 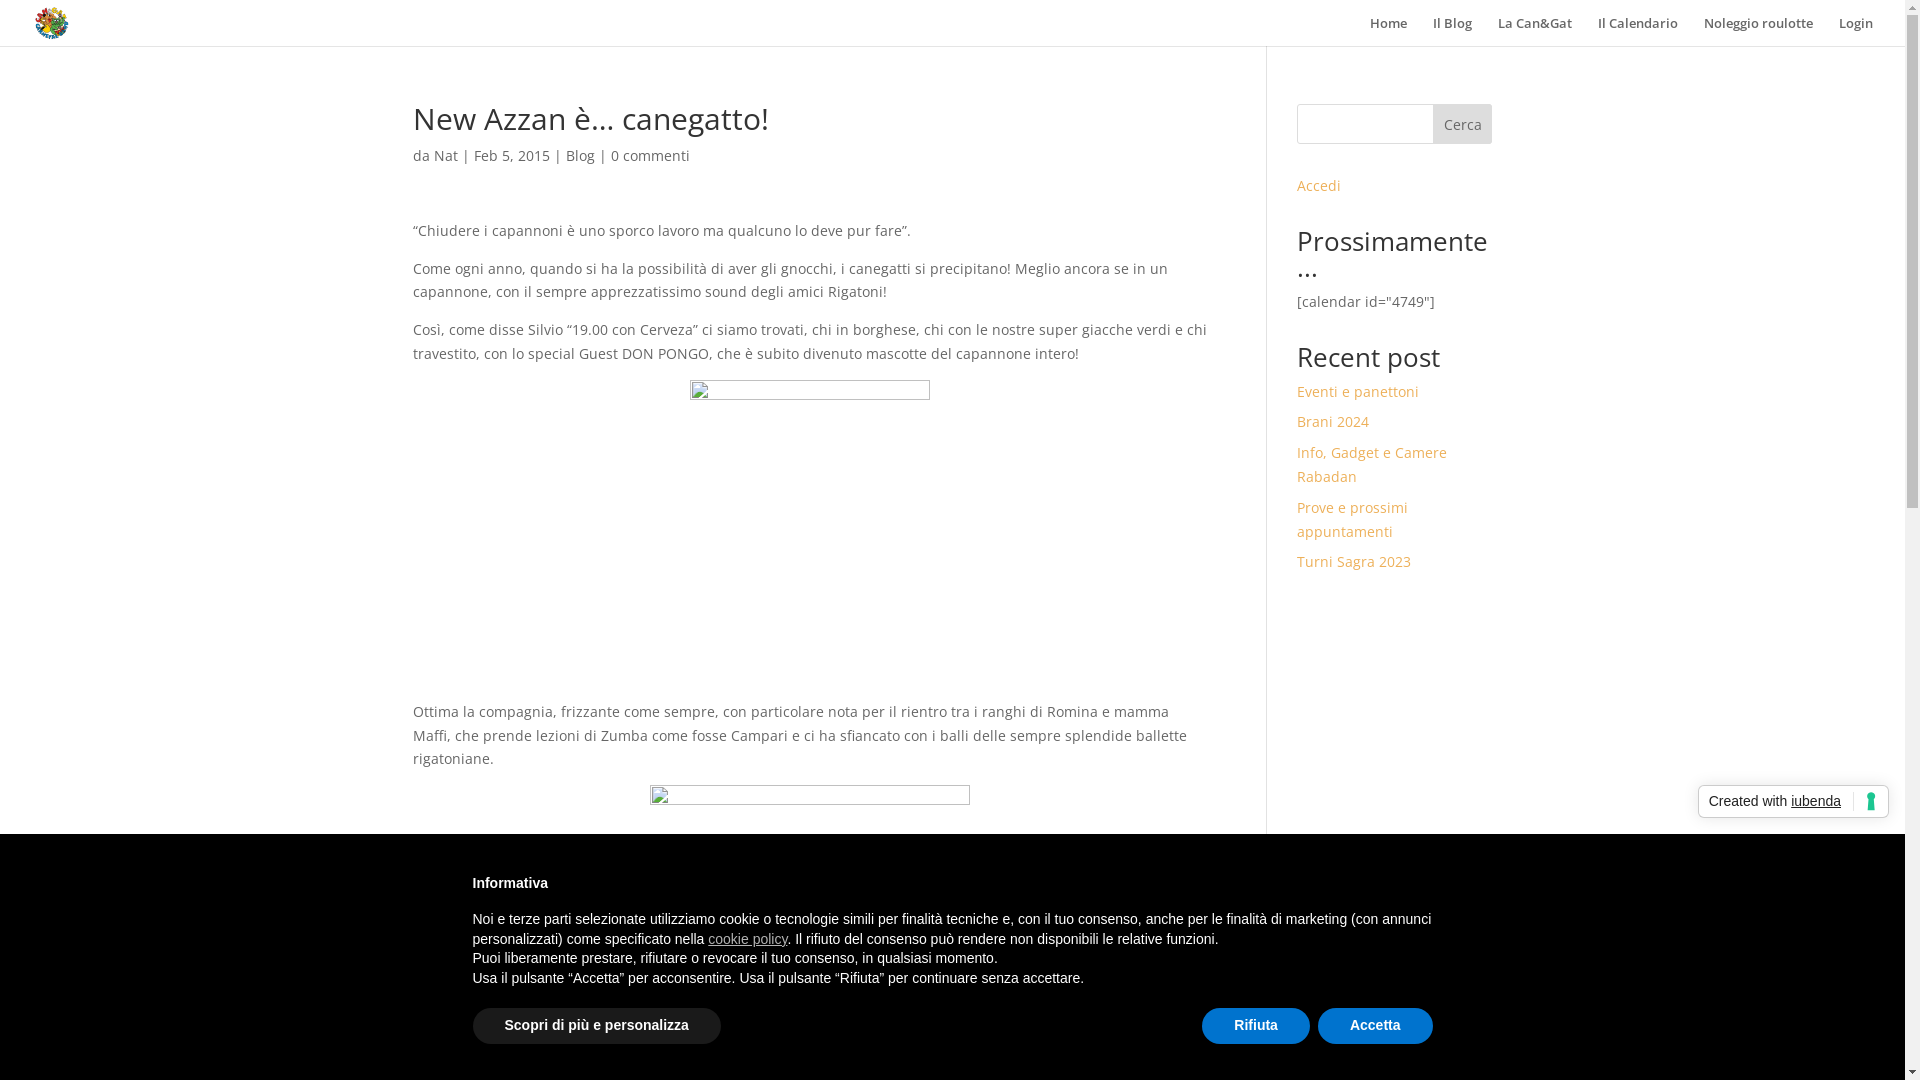 What do you see at coordinates (1371, 464) in the screenshot?
I see `'Info, Gadget e Camere Rabadan'` at bounding box center [1371, 464].